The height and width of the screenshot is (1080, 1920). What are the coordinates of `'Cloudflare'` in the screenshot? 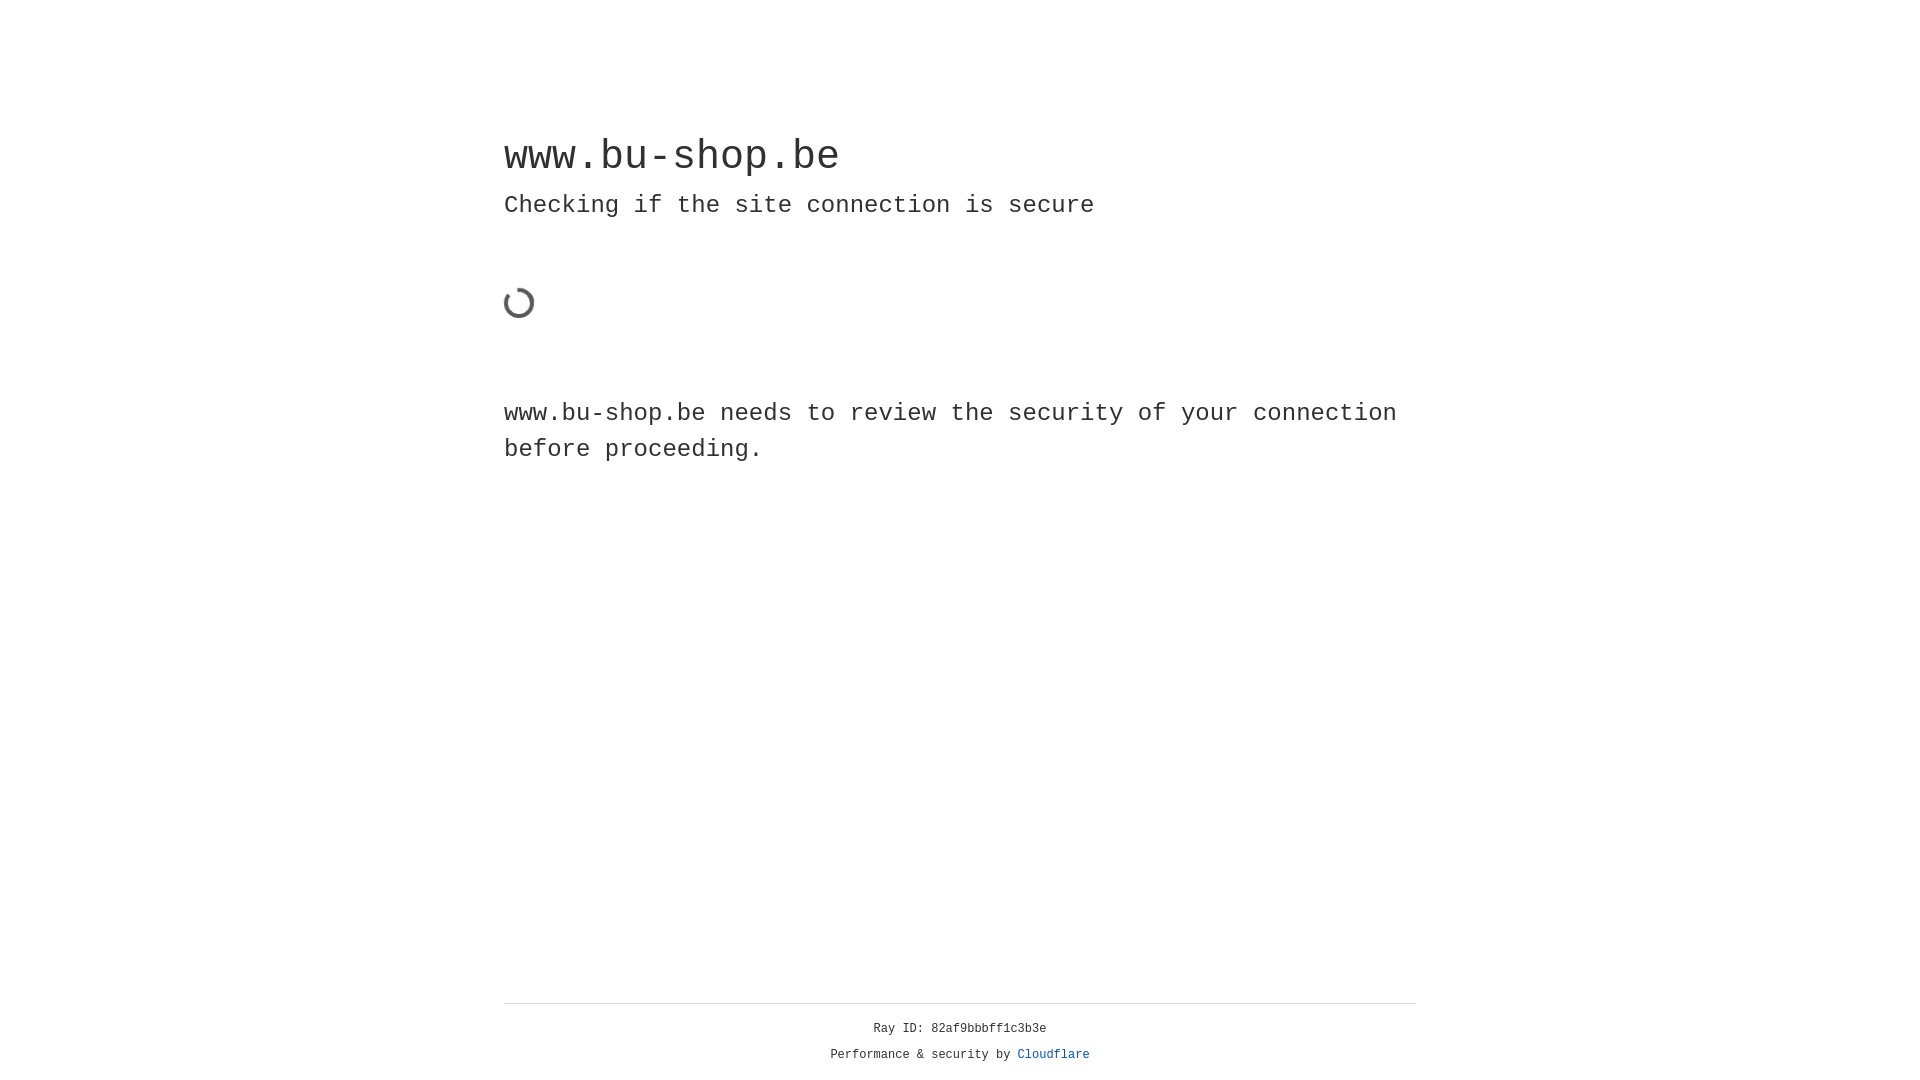 It's located at (1053, 1054).